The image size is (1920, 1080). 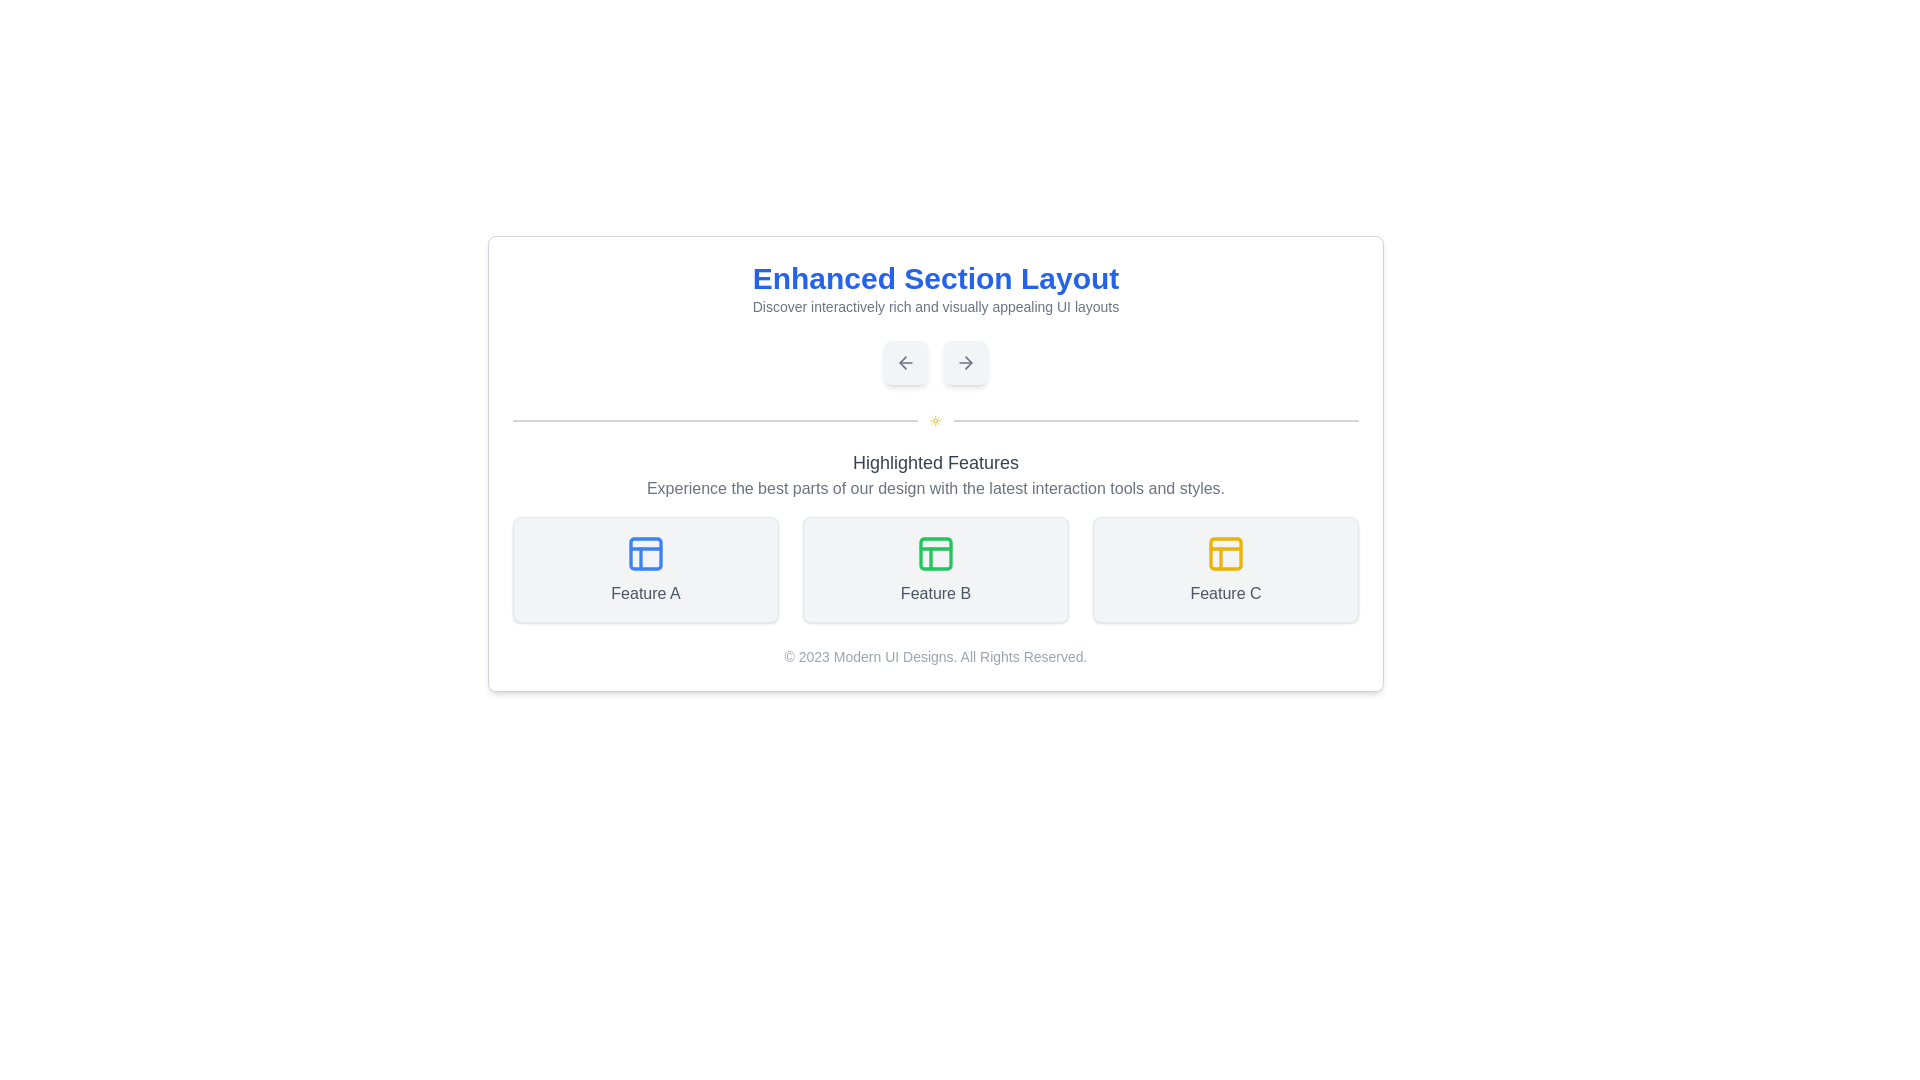 What do you see at coordinates (646, 554) in the screenshot?
I see `the icon representing 'Feature A', which is positioned centrally above the text in its dedicated section` at bounding box center [646, 554].